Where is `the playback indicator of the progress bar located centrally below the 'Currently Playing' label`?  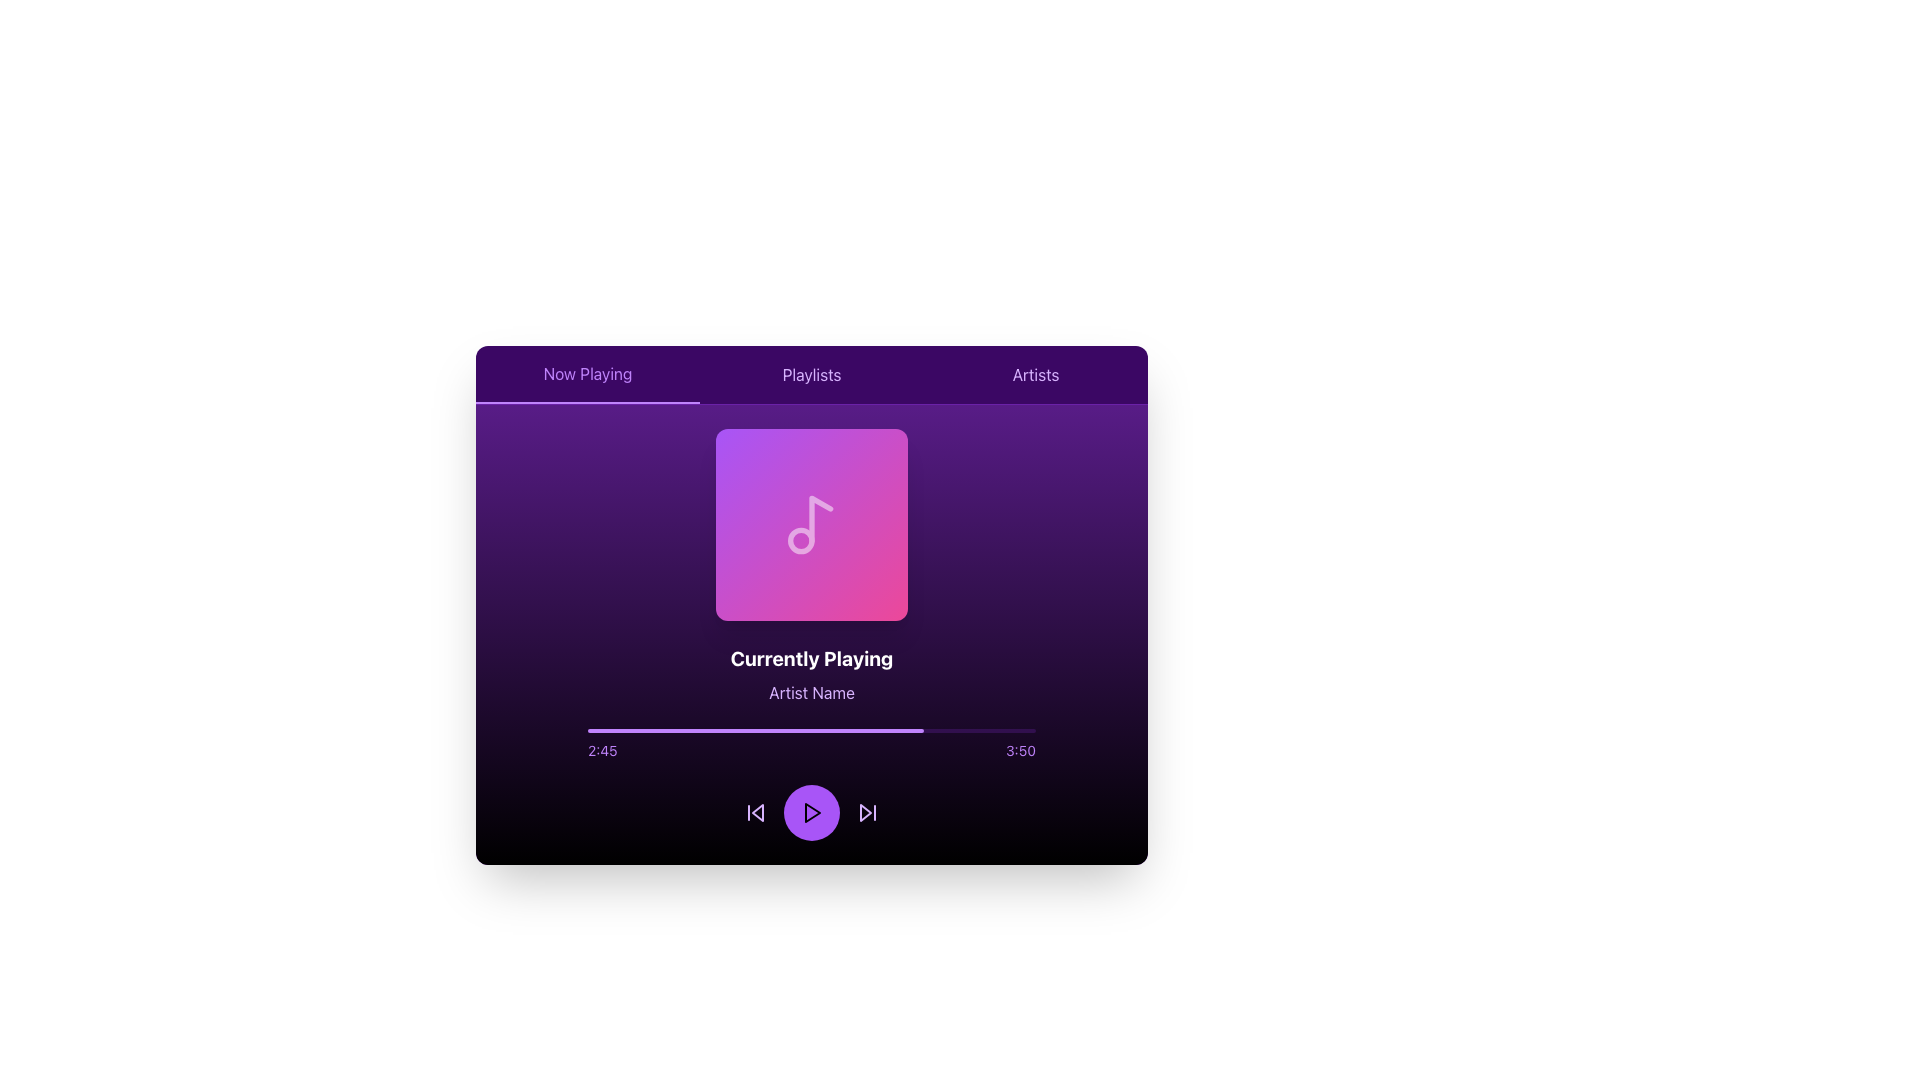
the playback indicator of the progress bar located centrally below the 'Currently Playing' label is located at coordinates (811, 756).